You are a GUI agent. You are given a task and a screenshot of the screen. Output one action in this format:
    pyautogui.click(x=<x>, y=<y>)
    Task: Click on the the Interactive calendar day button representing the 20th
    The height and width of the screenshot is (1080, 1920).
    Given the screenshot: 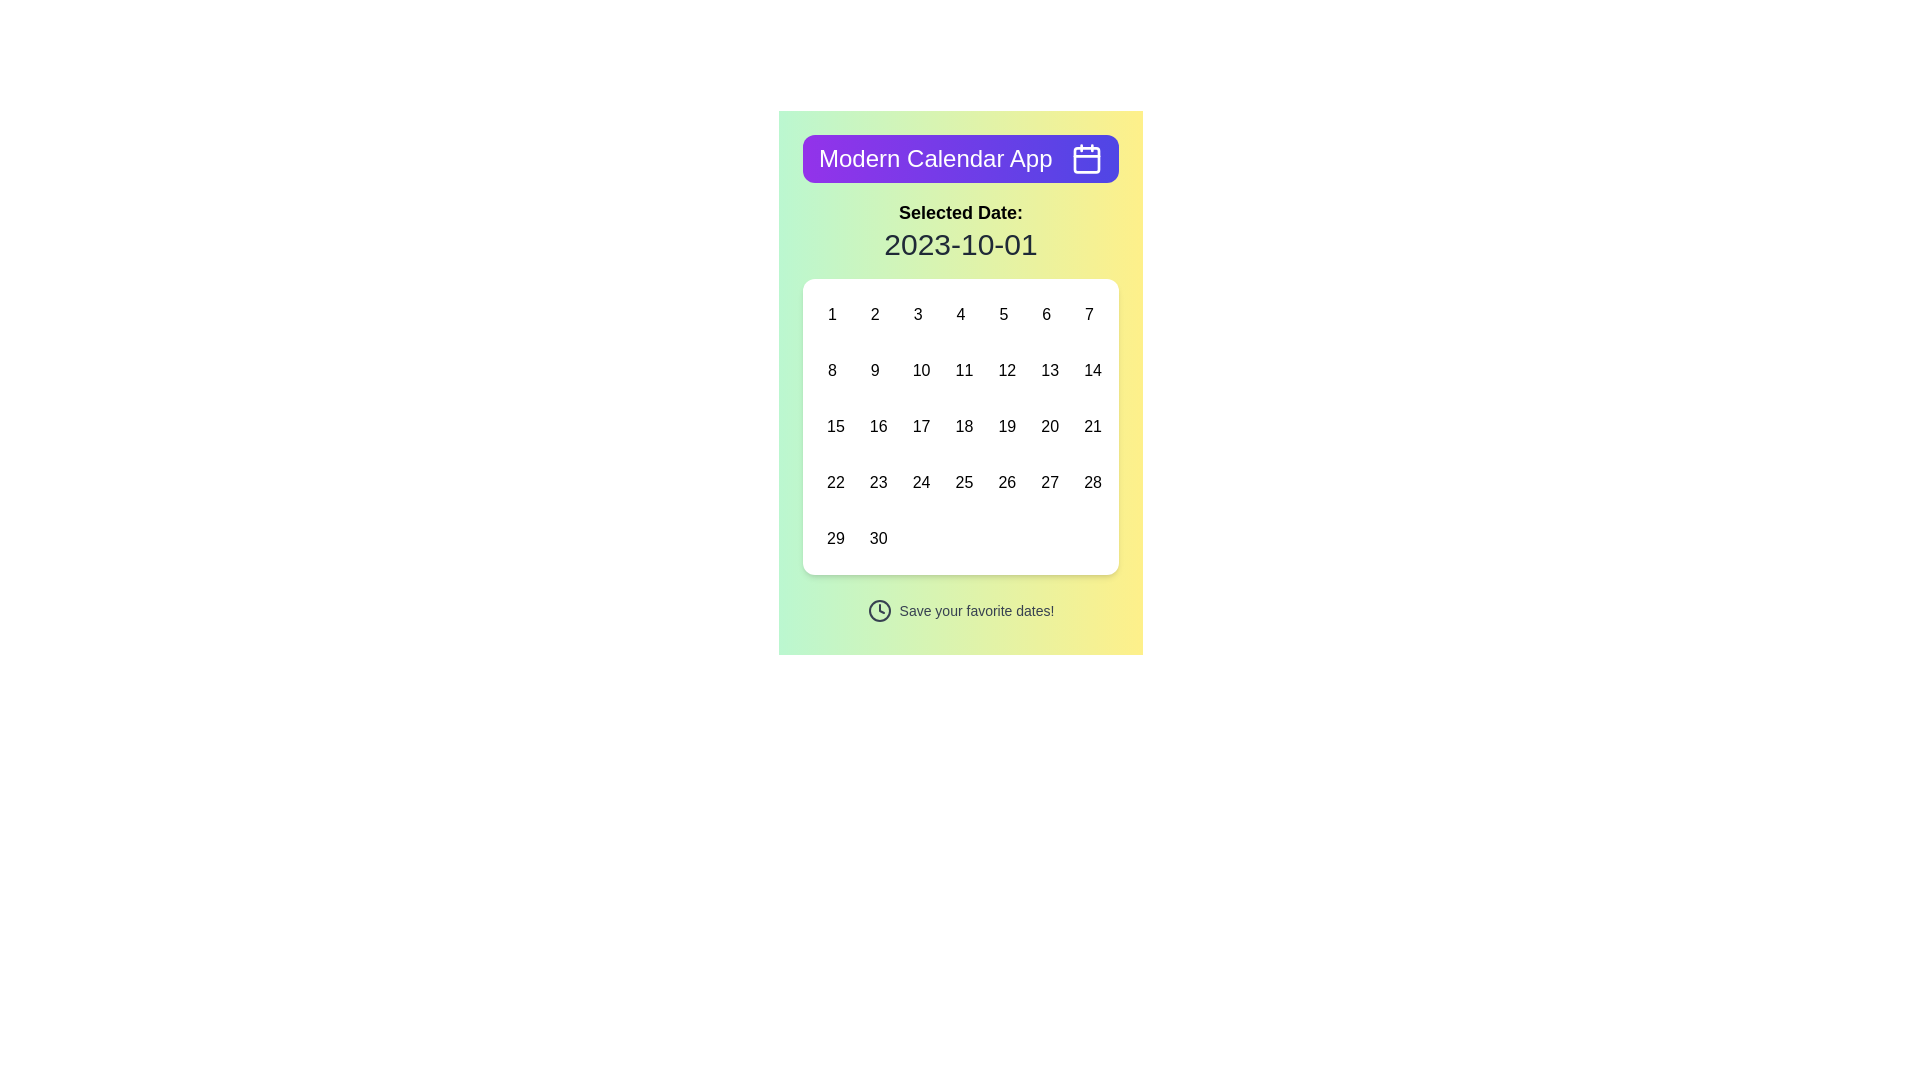 What is the action you would take?
    pyautogui.click(x=1045, y=426)
    